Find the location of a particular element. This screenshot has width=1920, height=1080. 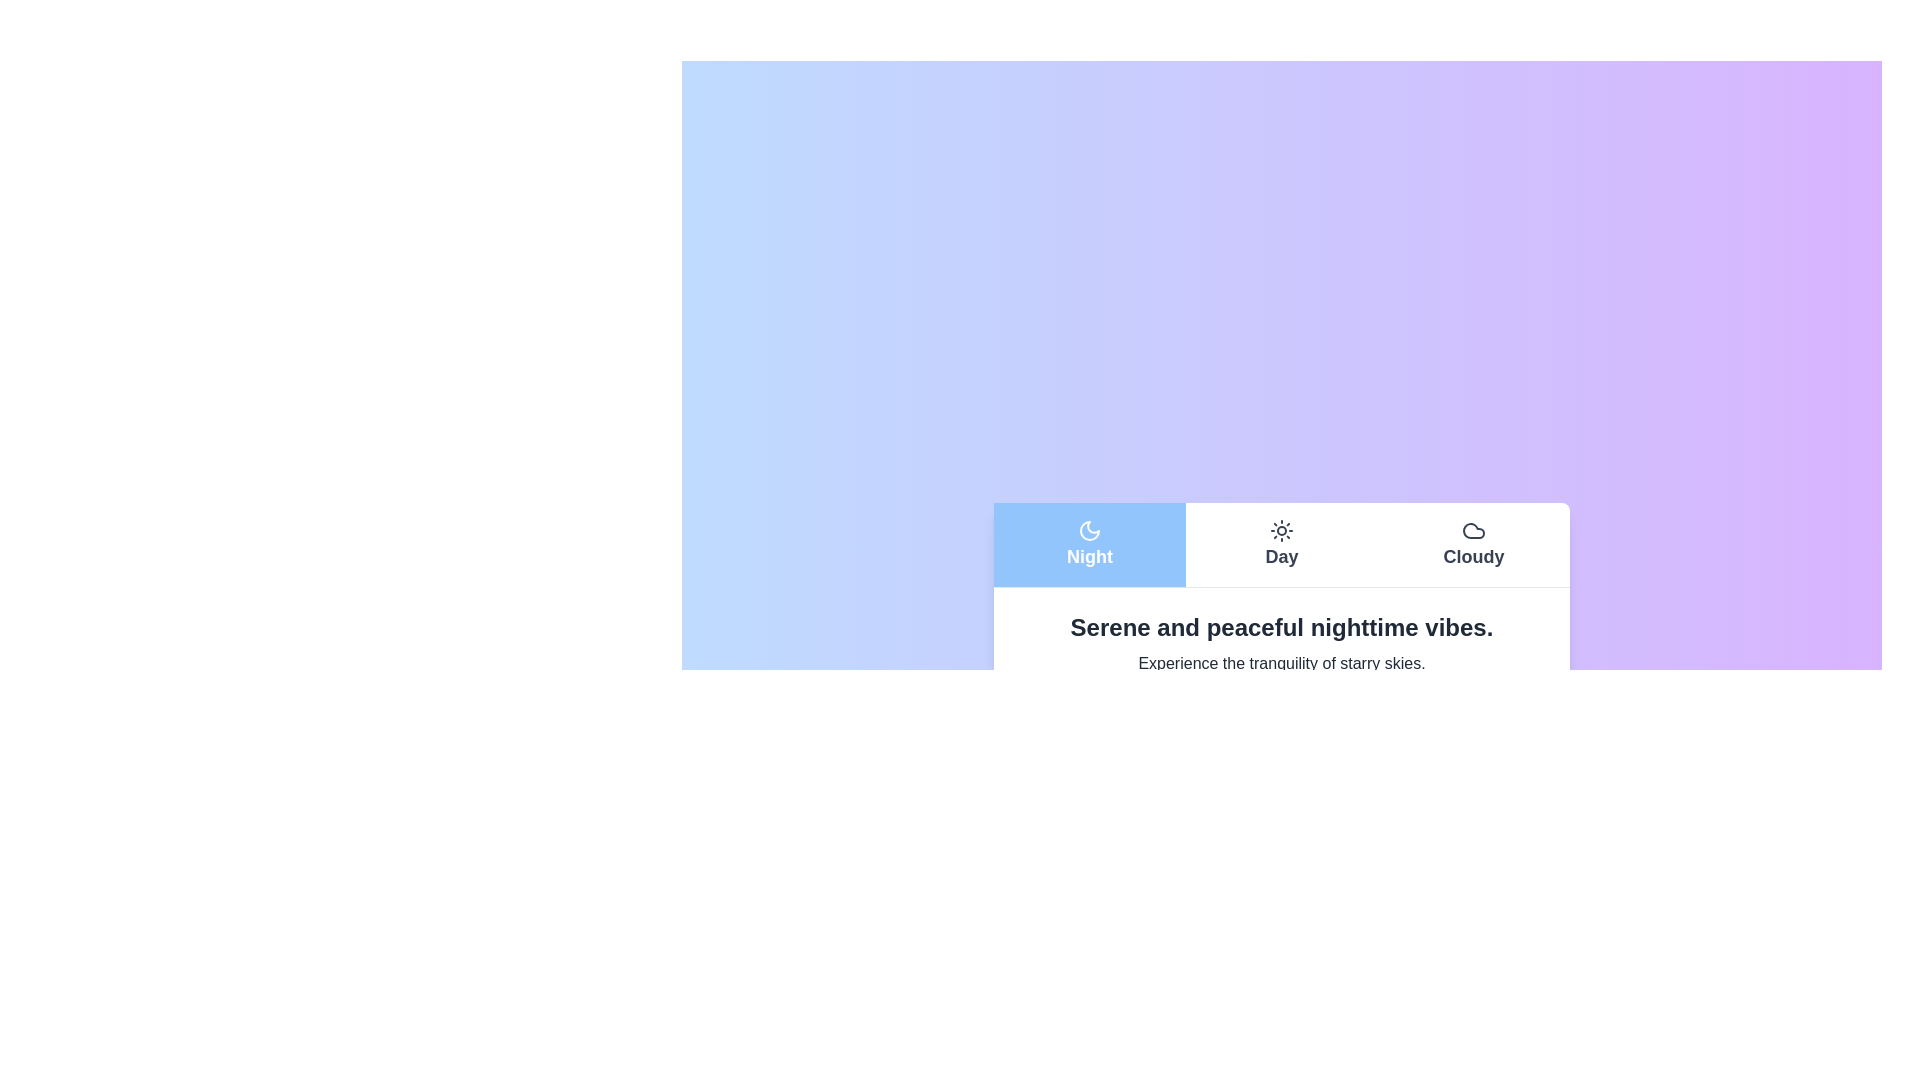

the Cloudy tab by clicking on it is located at coordinates (1473, 544).